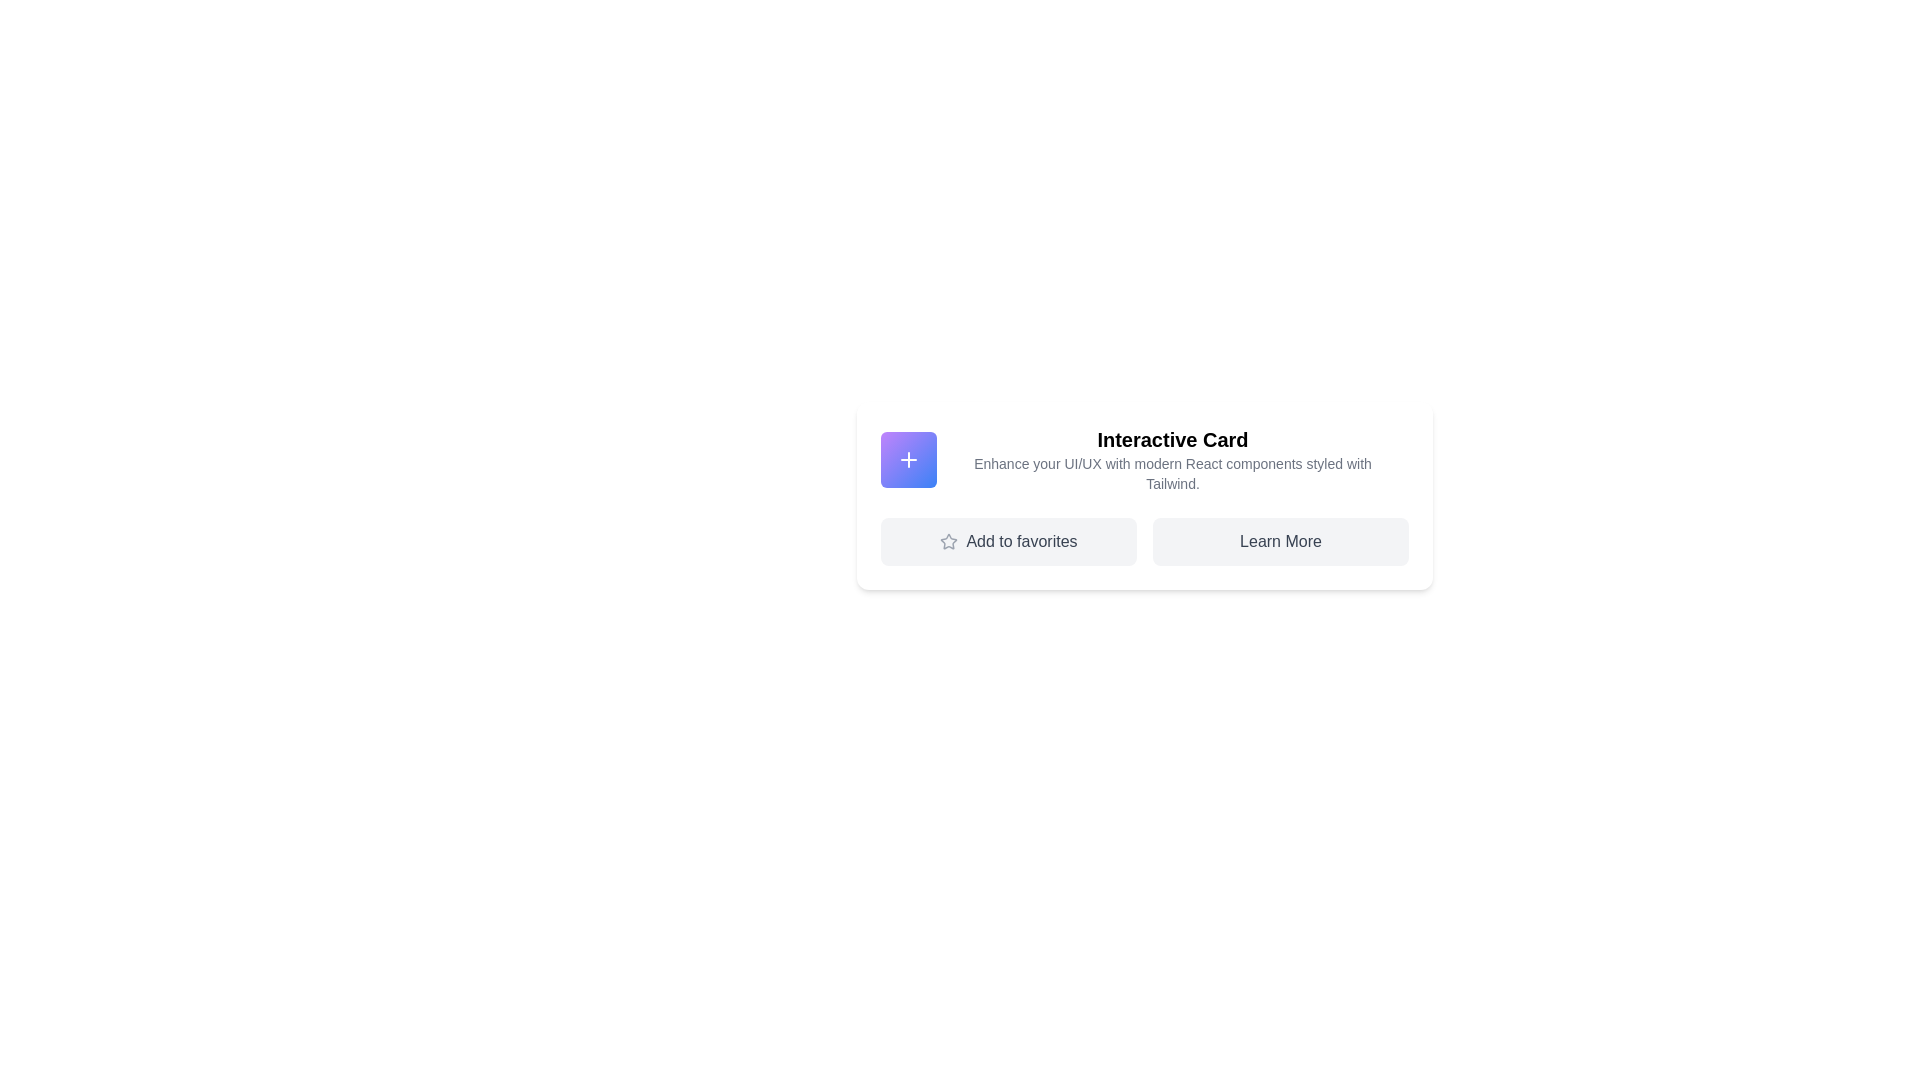 The width and height of the screenshot is (1920, 1080). What do you see at coordinates (1172, 459) in the screenshot?
I see `the text displayed in the title and subtitle section of the card component, which is located above the 'Add to favorites' and 'Learn More' buttons` at bounding box center [1172, 459].